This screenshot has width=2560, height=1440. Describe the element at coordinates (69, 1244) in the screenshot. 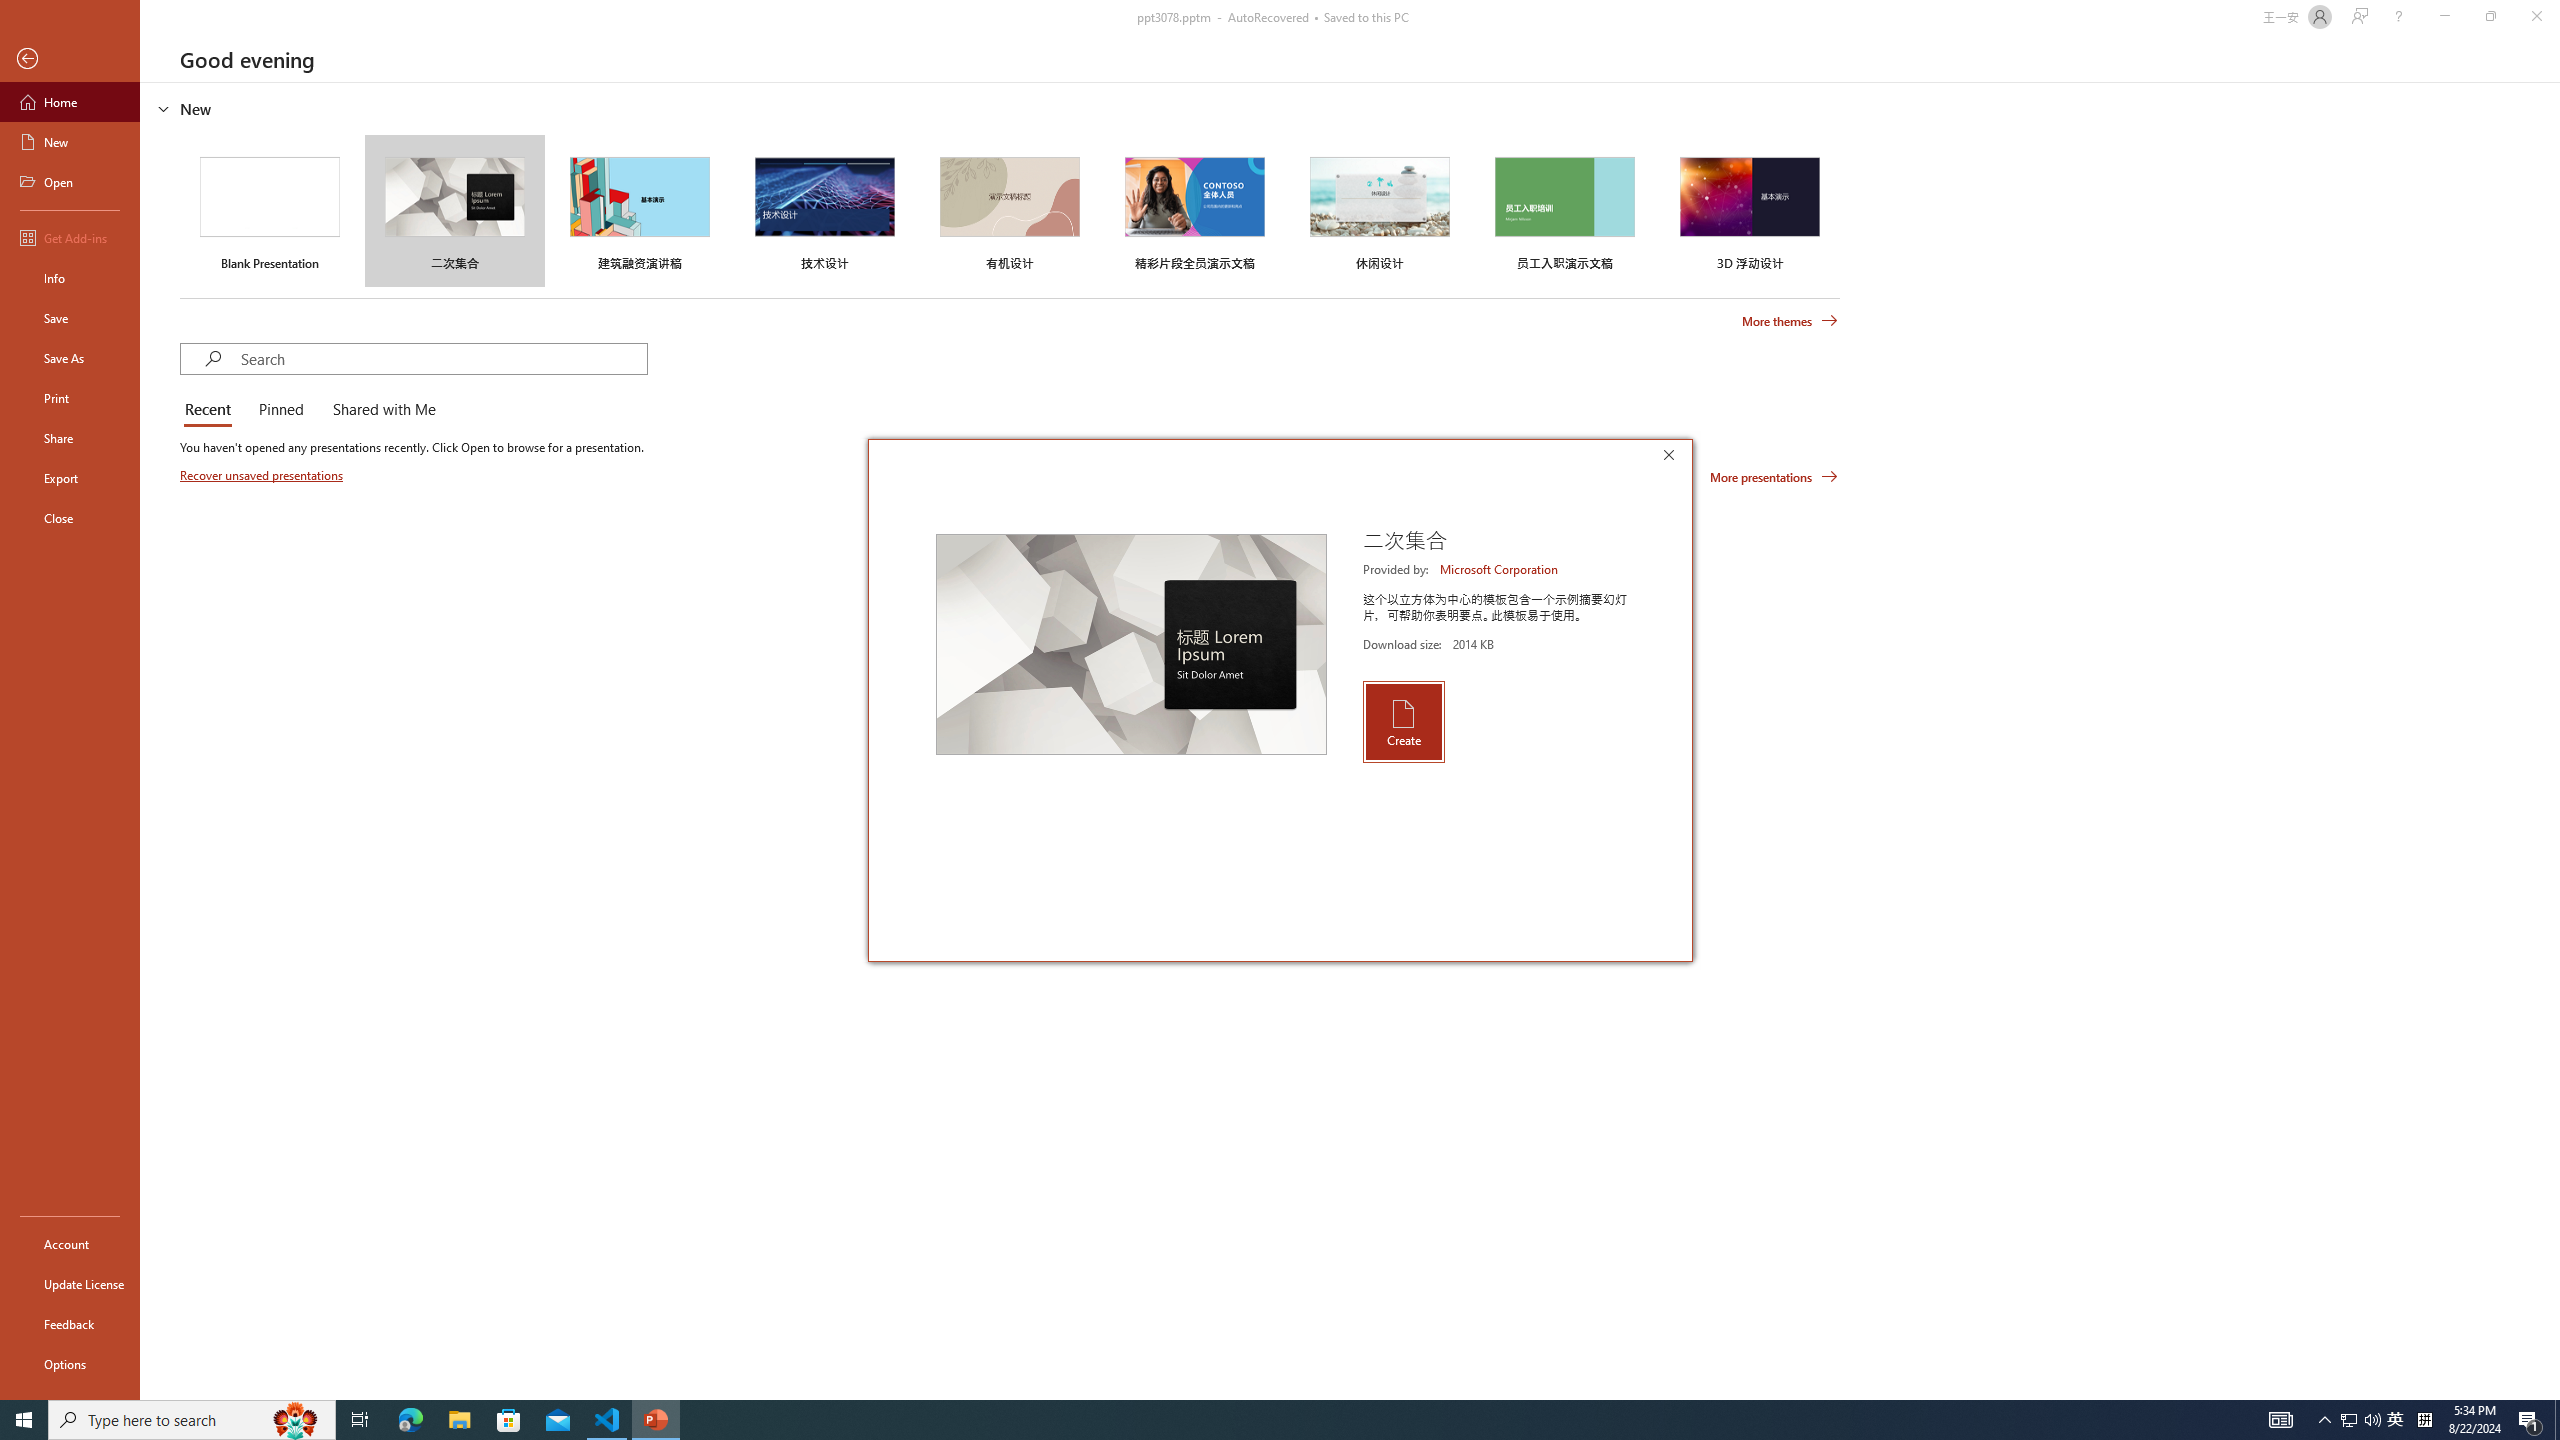

I see `'Account'` at that location.